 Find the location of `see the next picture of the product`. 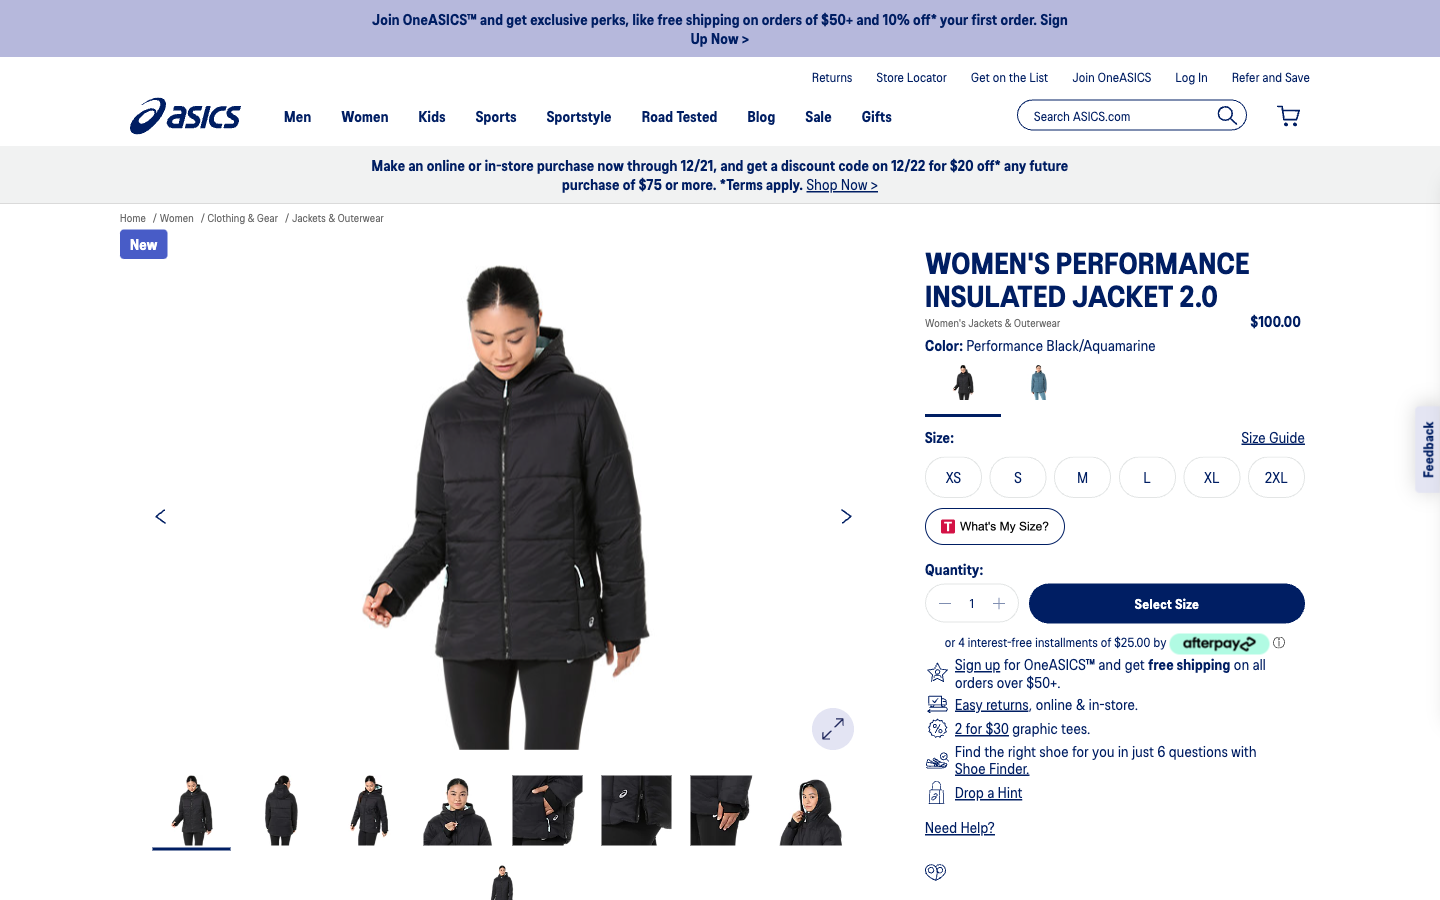

see the next picture of the product is located at coordinates (845, 514).